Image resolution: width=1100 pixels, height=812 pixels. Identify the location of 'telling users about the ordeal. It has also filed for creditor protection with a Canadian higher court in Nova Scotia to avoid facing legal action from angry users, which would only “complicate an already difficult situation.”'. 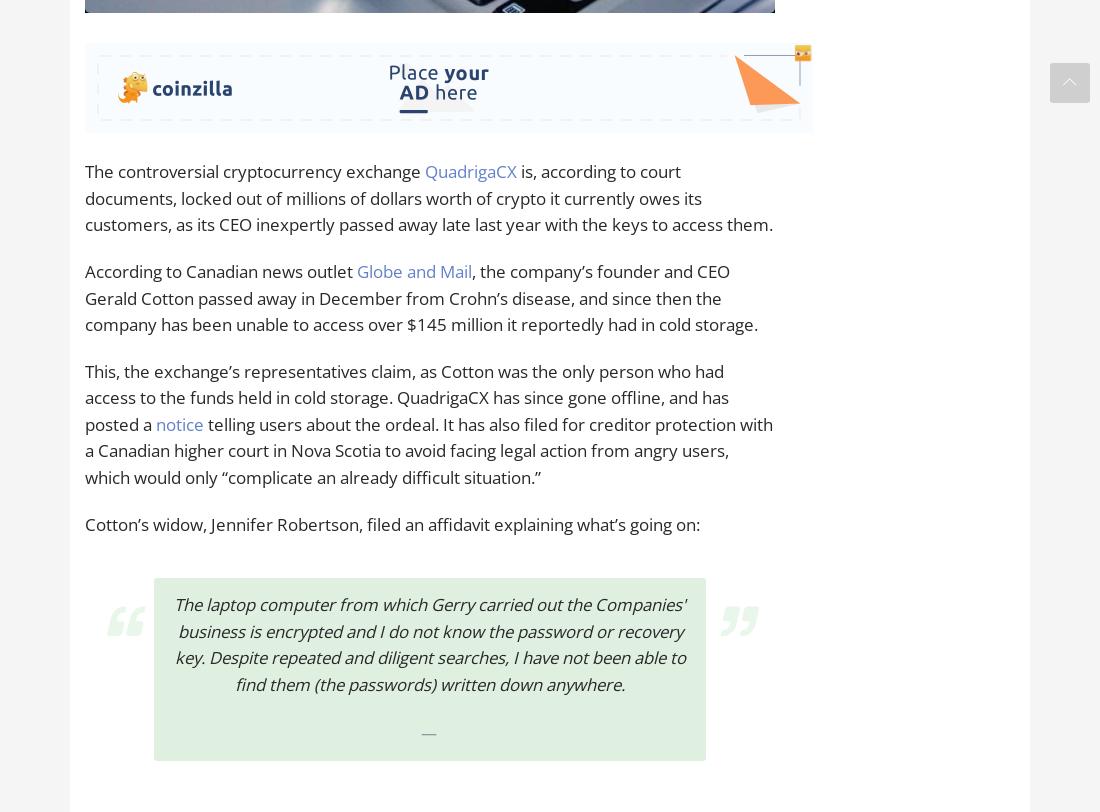
(428, 450).